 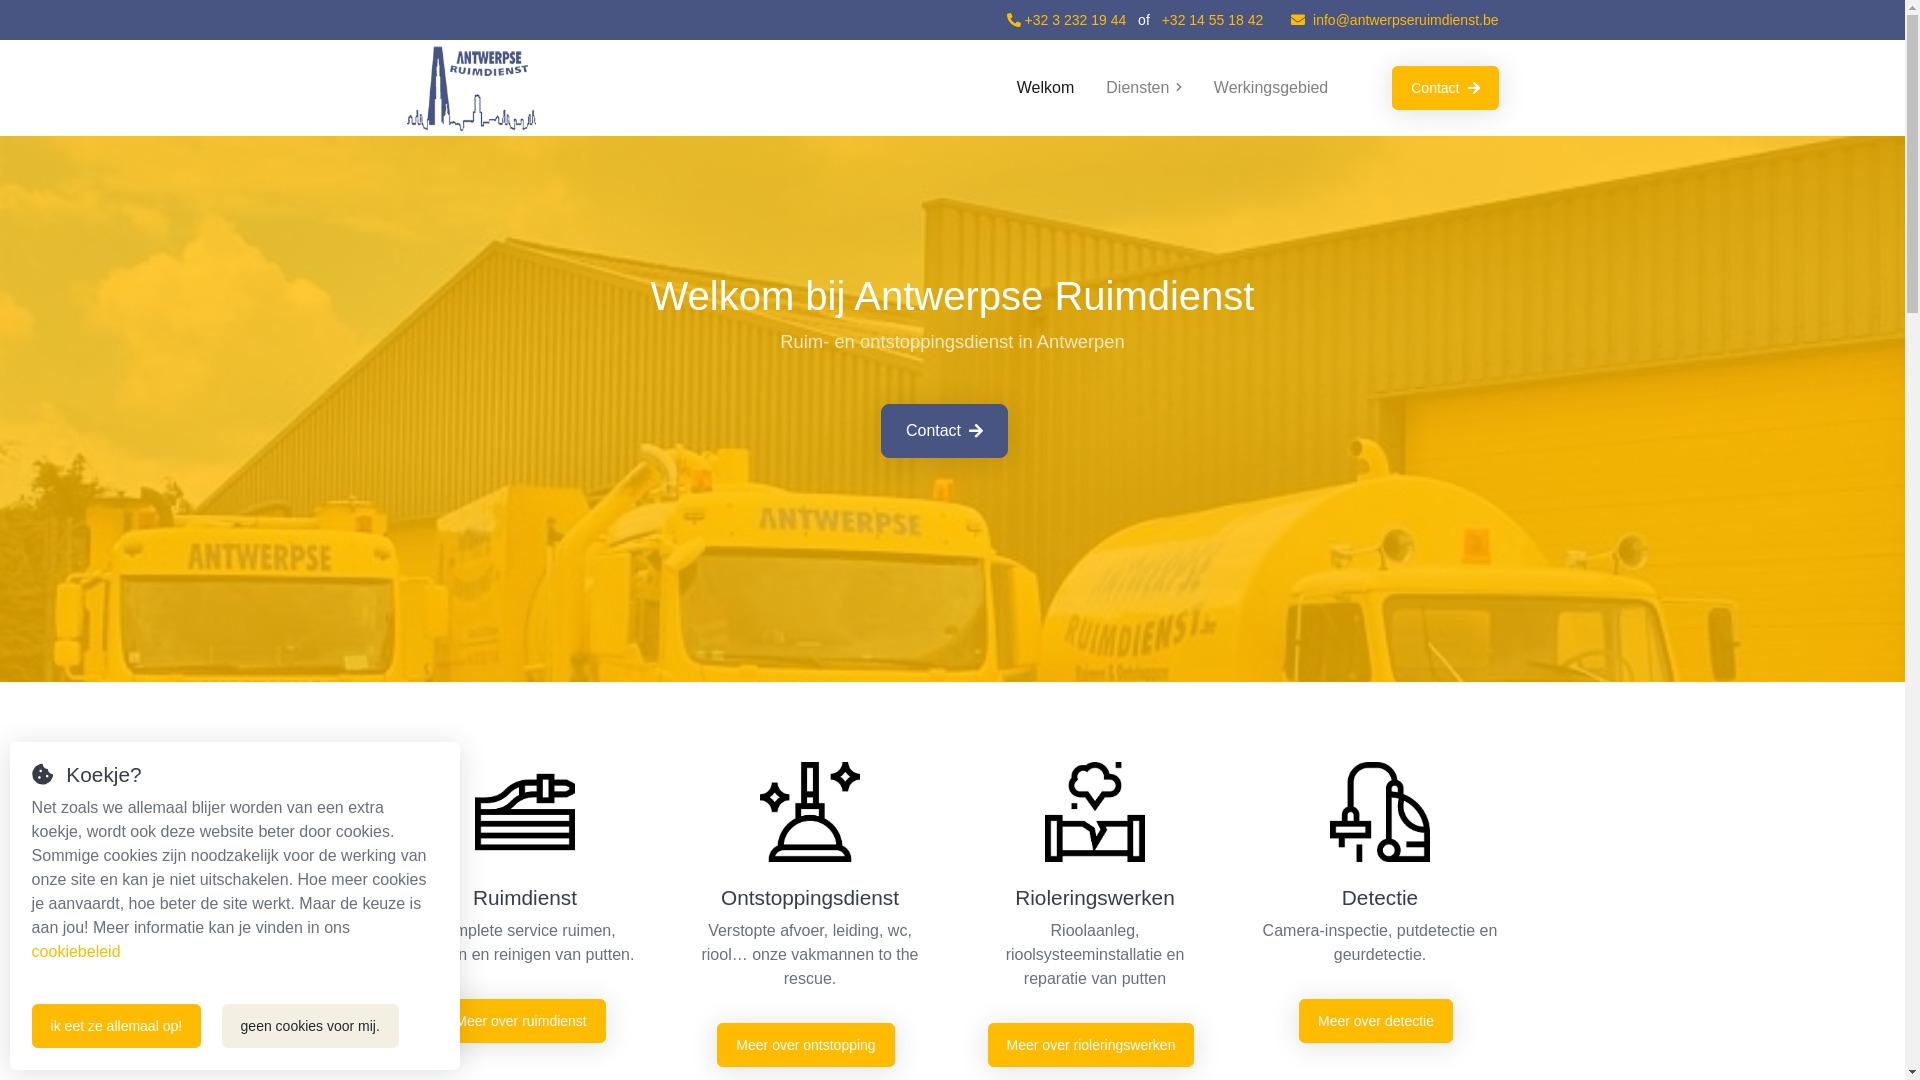 What do you see at coordinates (988, 1044) in the screenshot?
I see `'Meer over rioleringswerken'` at bounding box center [988, 1044].